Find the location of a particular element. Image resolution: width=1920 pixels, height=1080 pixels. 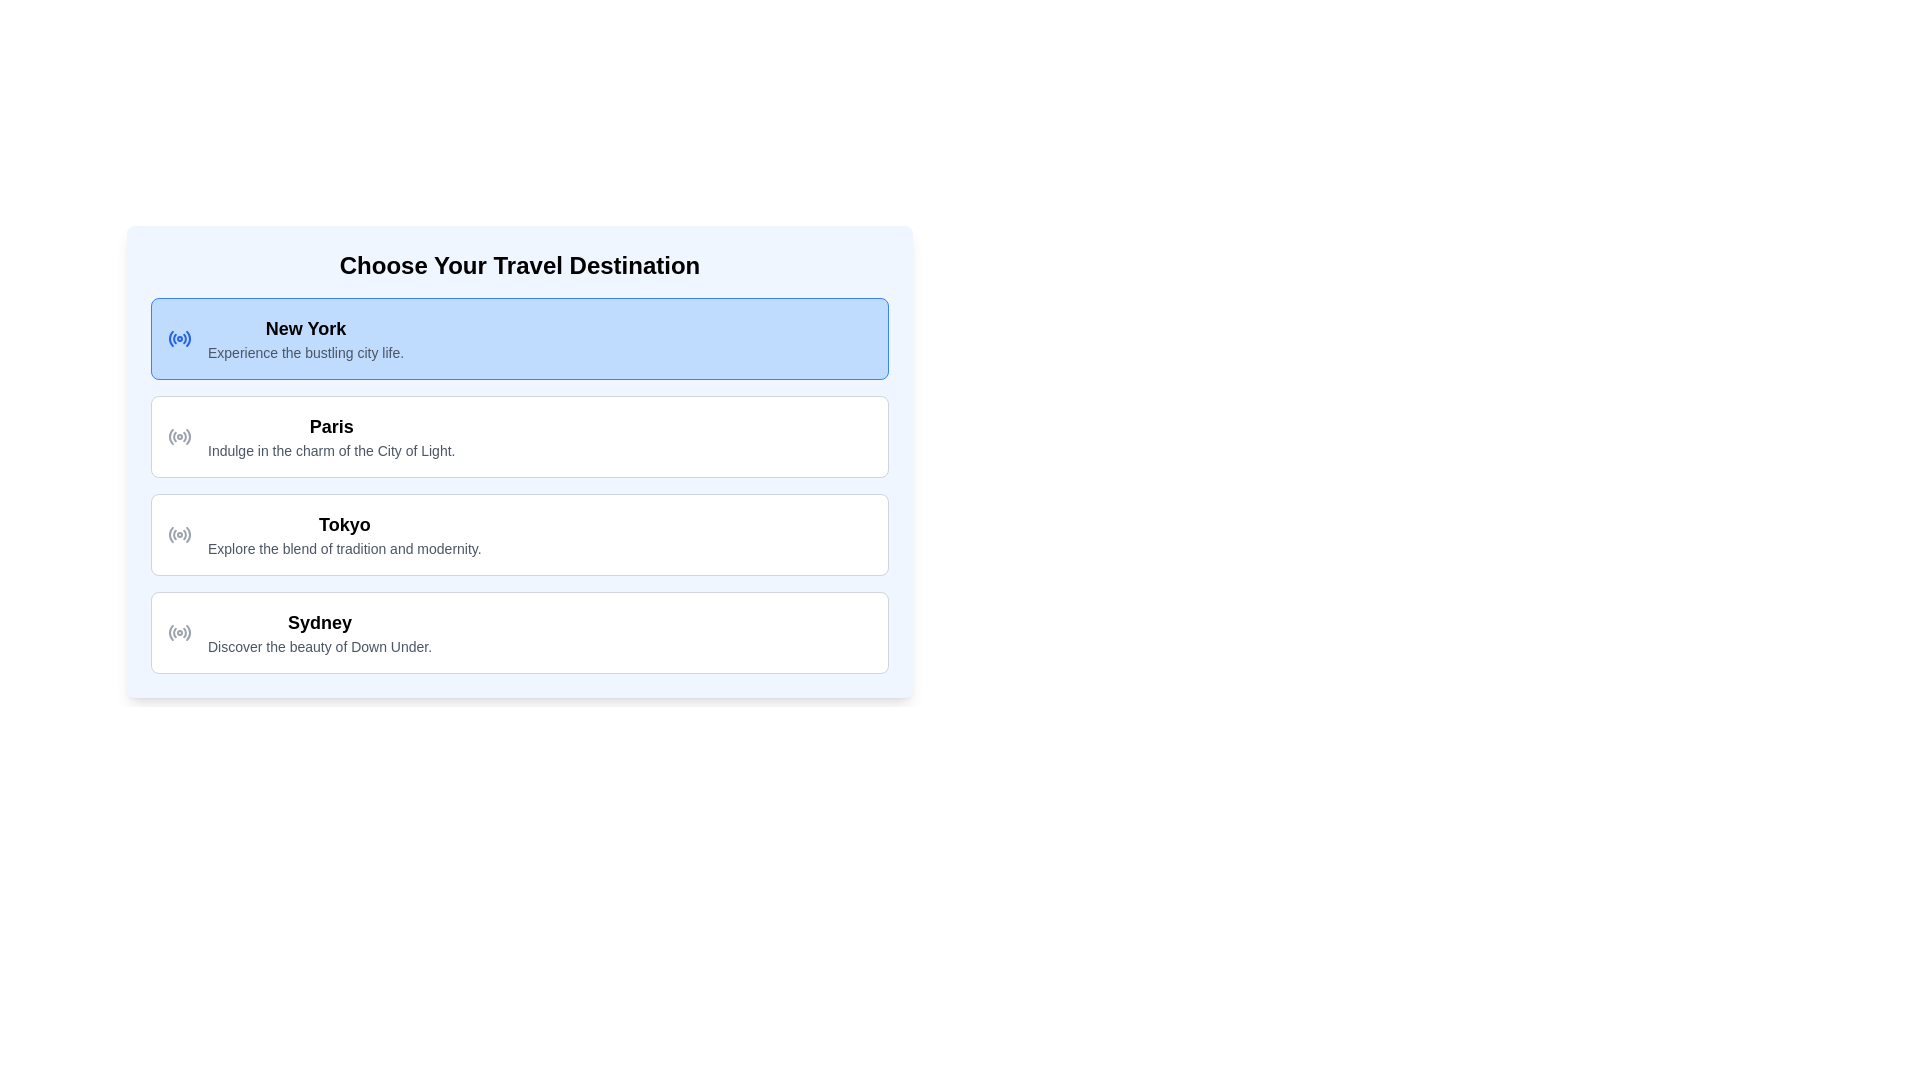

the text display element that shows 'New York' on a blue background, which is the first item in a list of travel destinations is located at coordinates (305, 338).